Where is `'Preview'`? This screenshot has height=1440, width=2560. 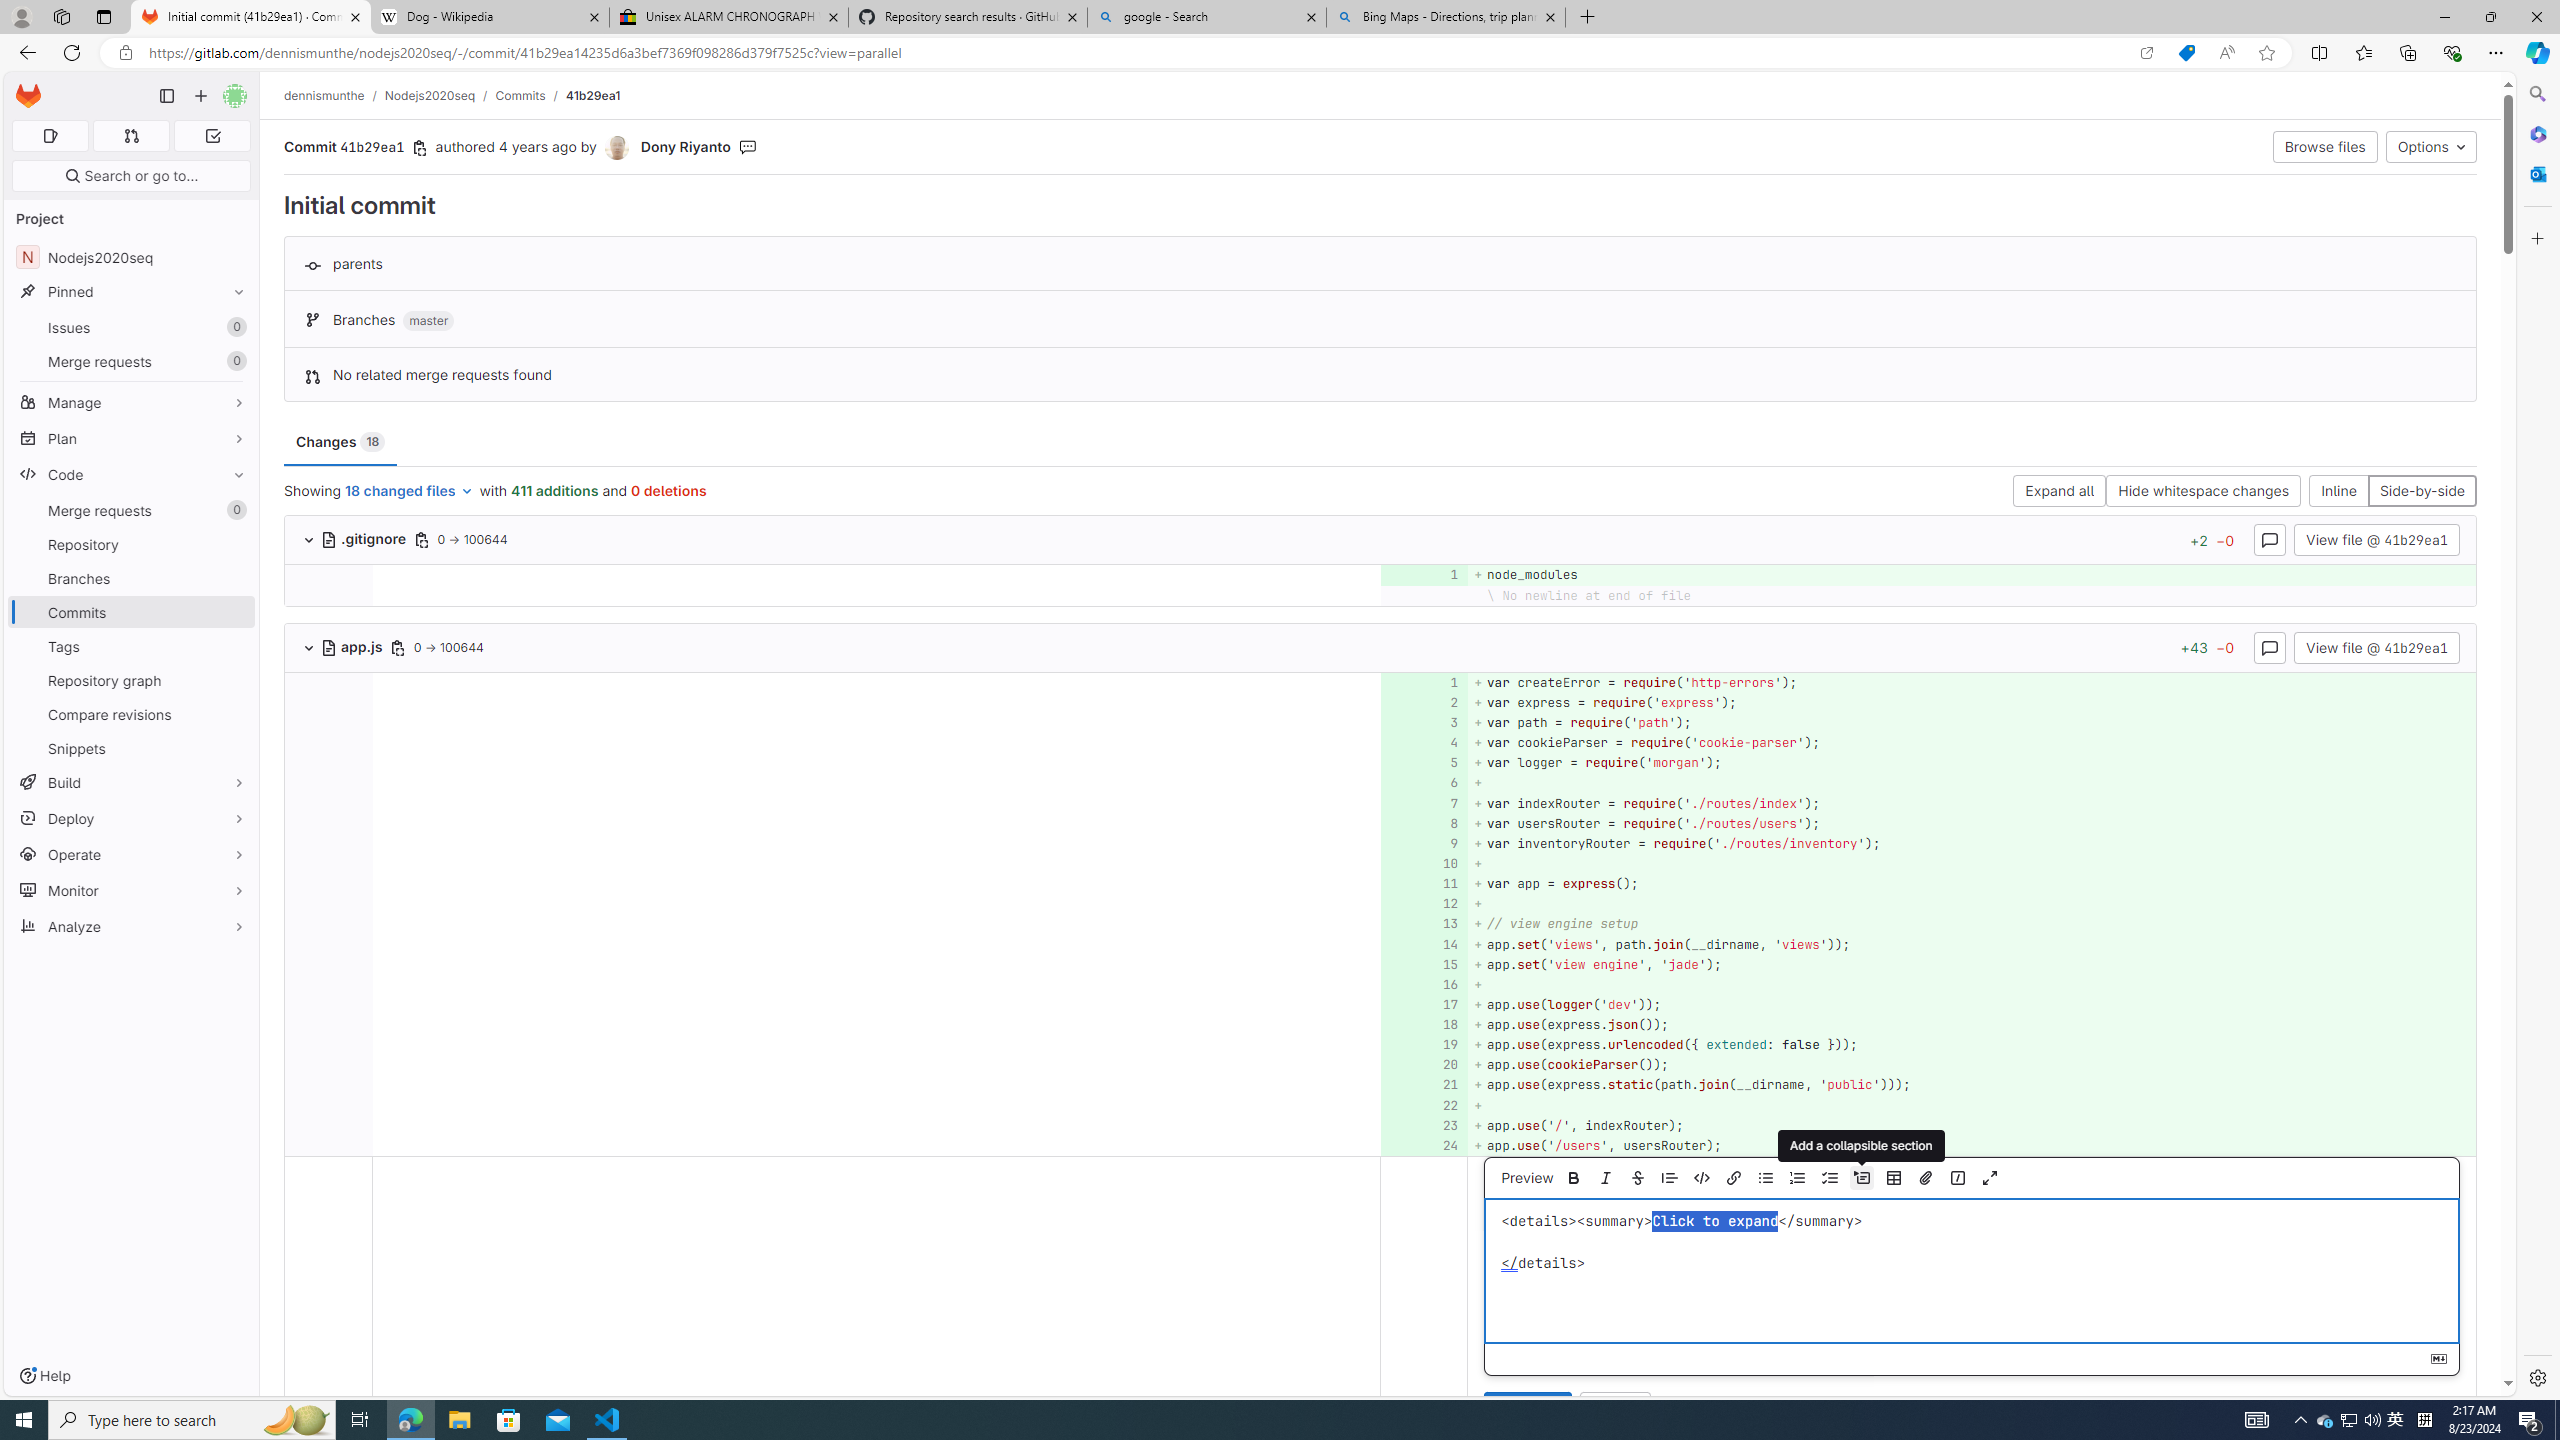 'Preview' is located at coordinates (1526, 1177).